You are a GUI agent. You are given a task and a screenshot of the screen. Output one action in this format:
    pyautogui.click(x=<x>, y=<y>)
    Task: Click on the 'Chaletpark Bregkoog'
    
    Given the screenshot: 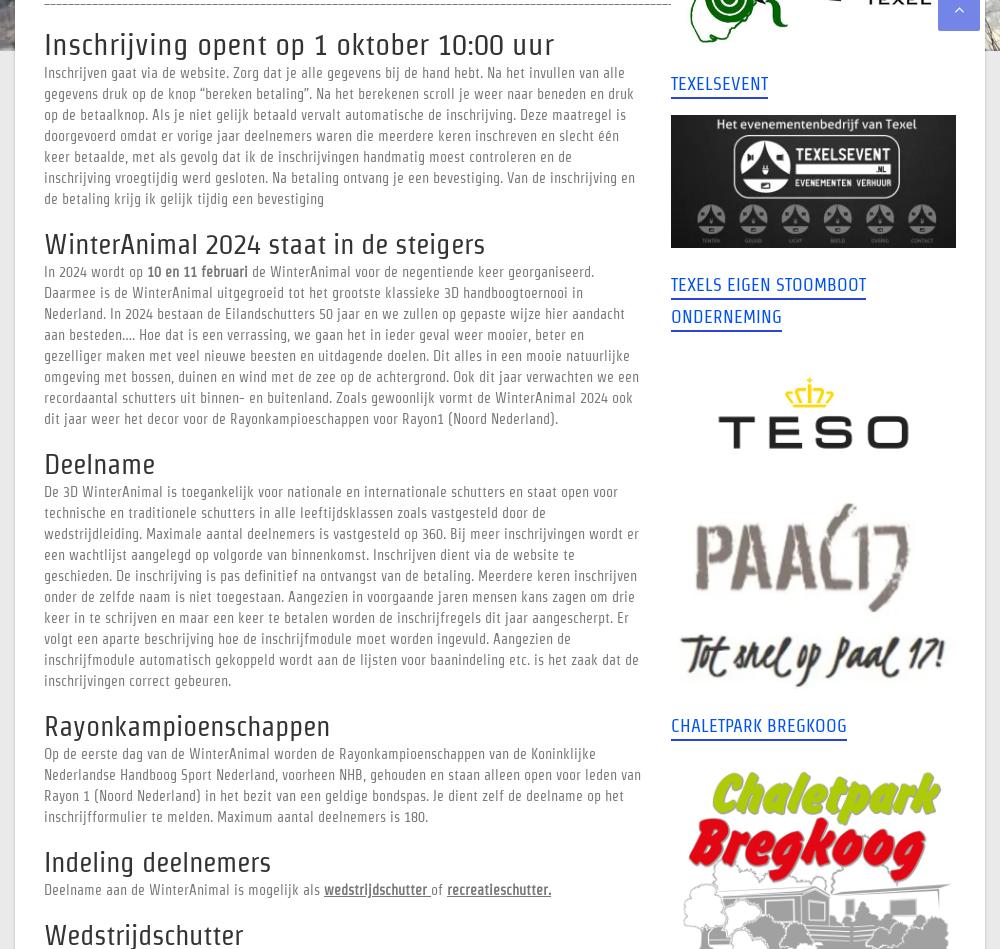 What is the action you would take?
    pyautogui.click(x=758, y=725)
    